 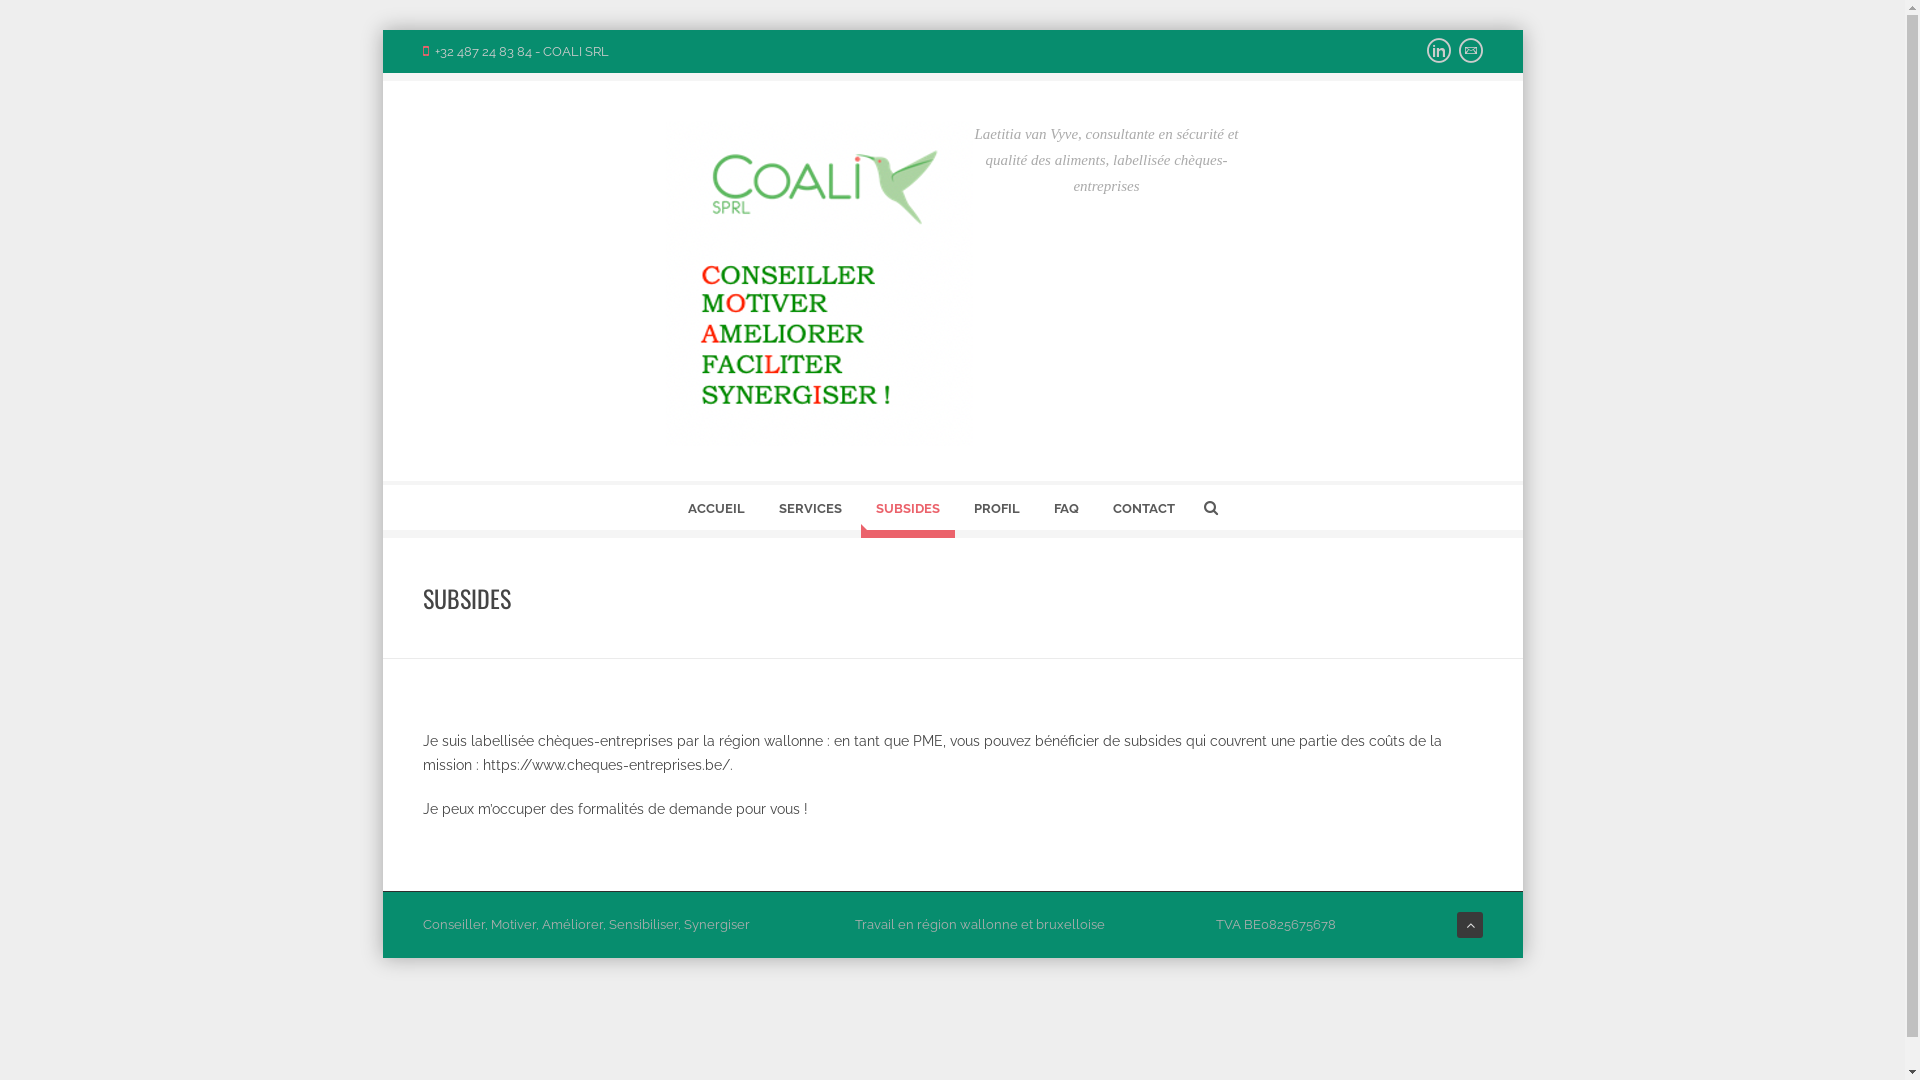 What do you see at coordinates (906, 511) in the screenshot?
I see `'SUBSIDES'` at bounding box center [906, 511].